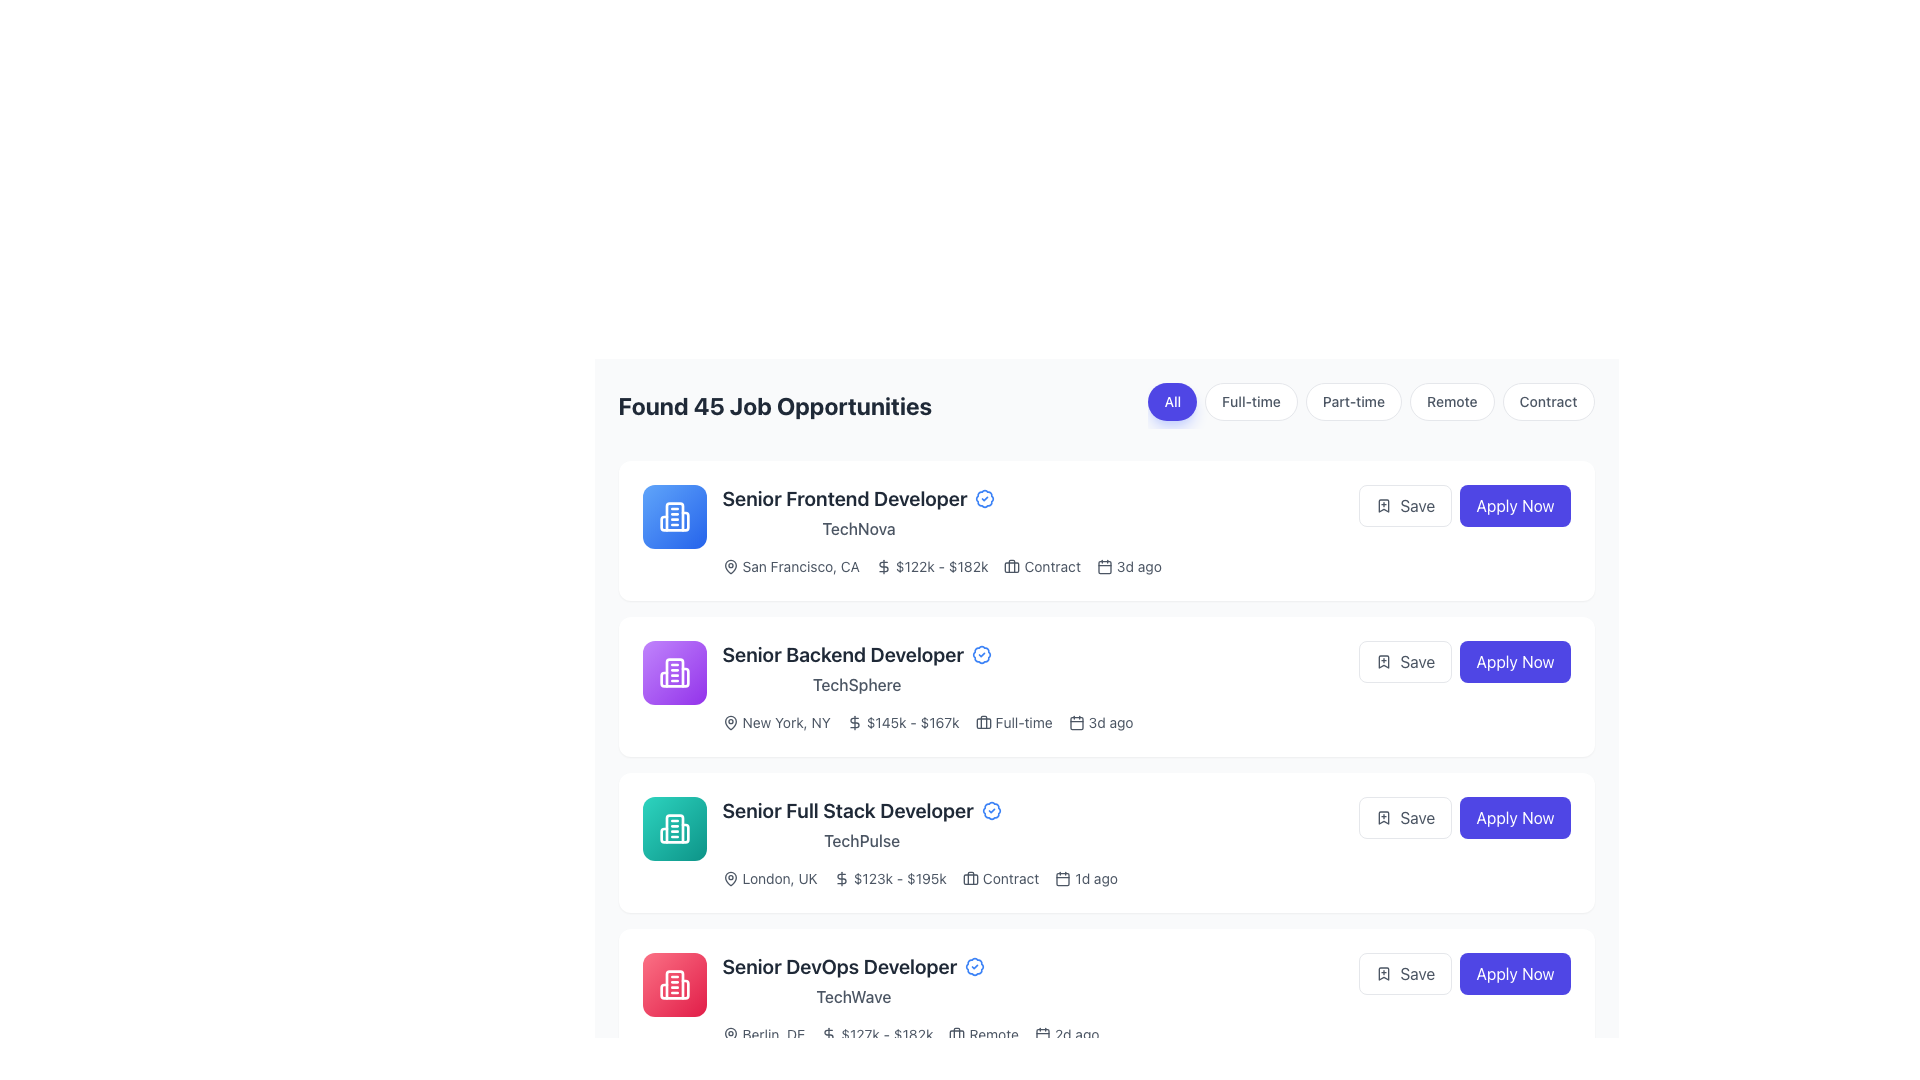 The width and height of the screenshot is (1920, 1080). I want to click on the calendar SVG icon that indicates the time or date related to the job posting, located to the left of the text '3d ago', so click(1075, 722).